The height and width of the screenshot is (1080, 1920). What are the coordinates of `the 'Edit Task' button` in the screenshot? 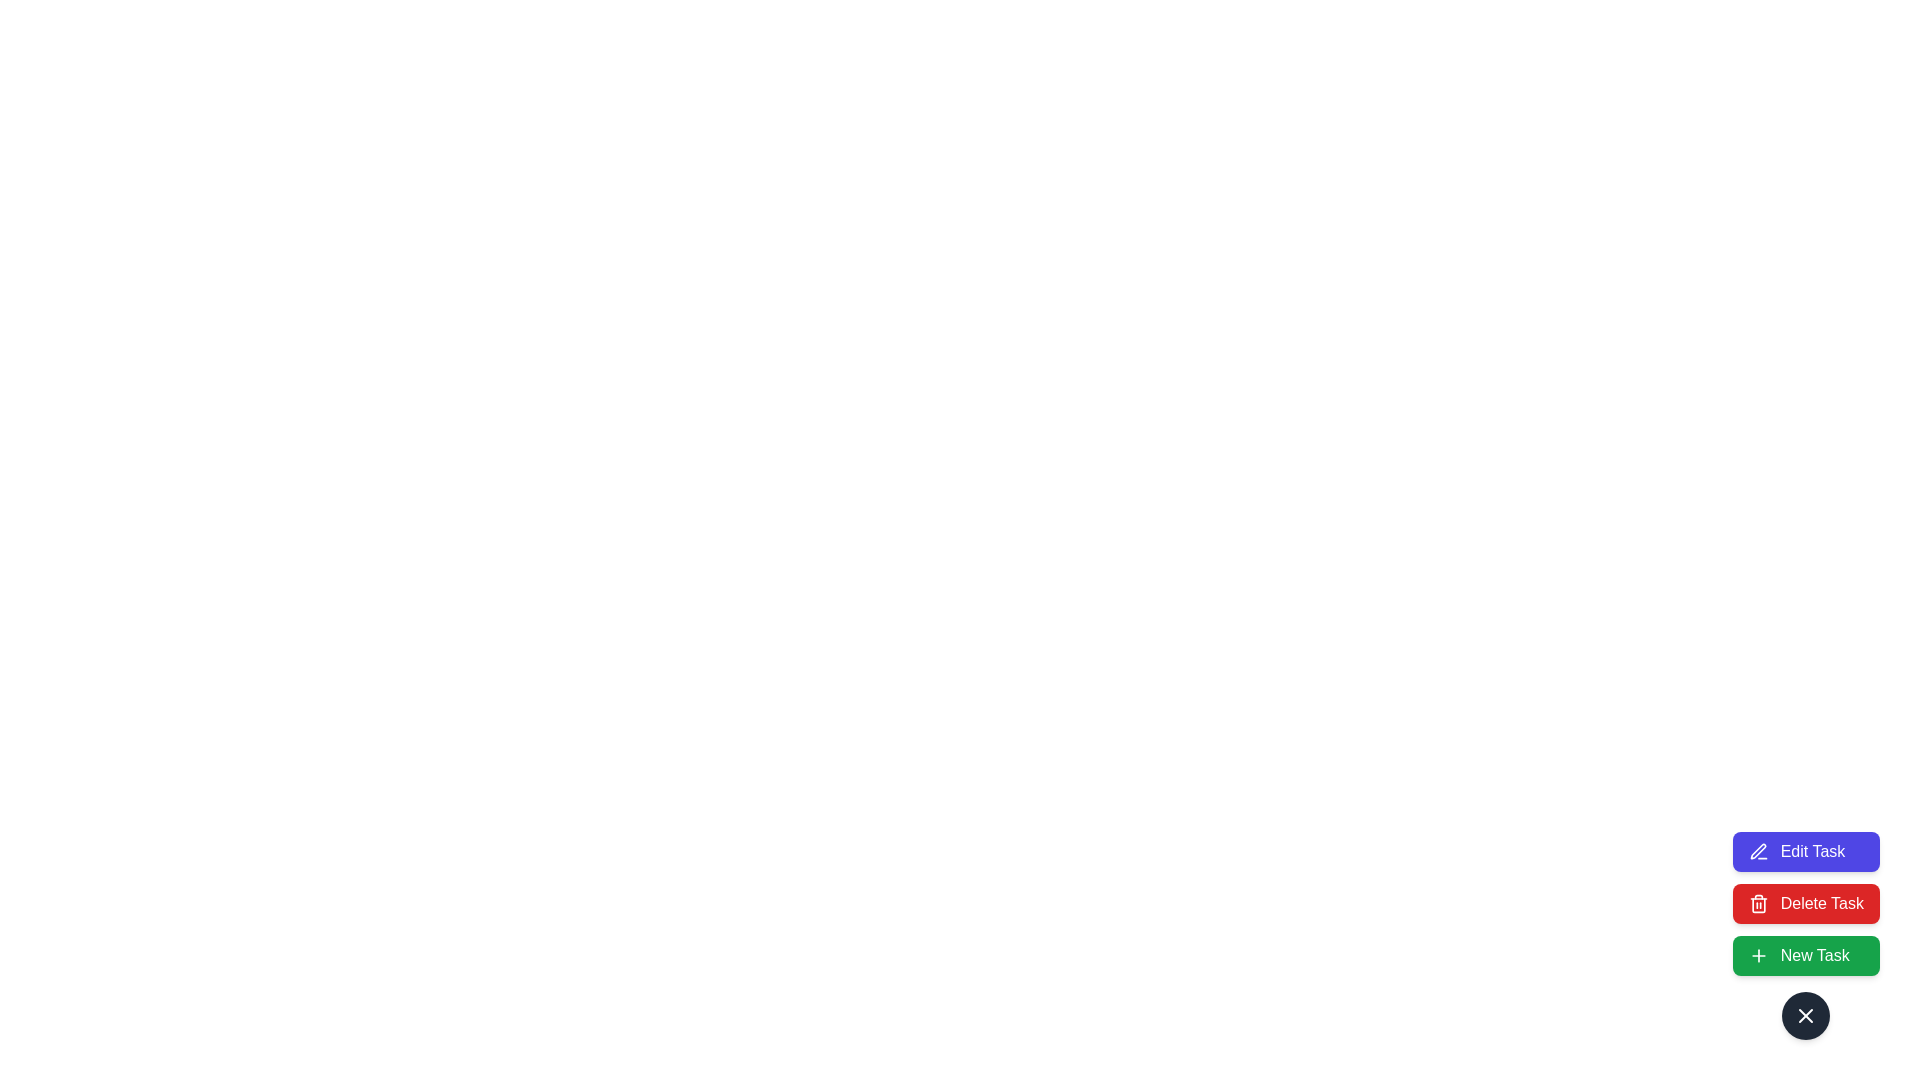 It's located at (1805, 852).